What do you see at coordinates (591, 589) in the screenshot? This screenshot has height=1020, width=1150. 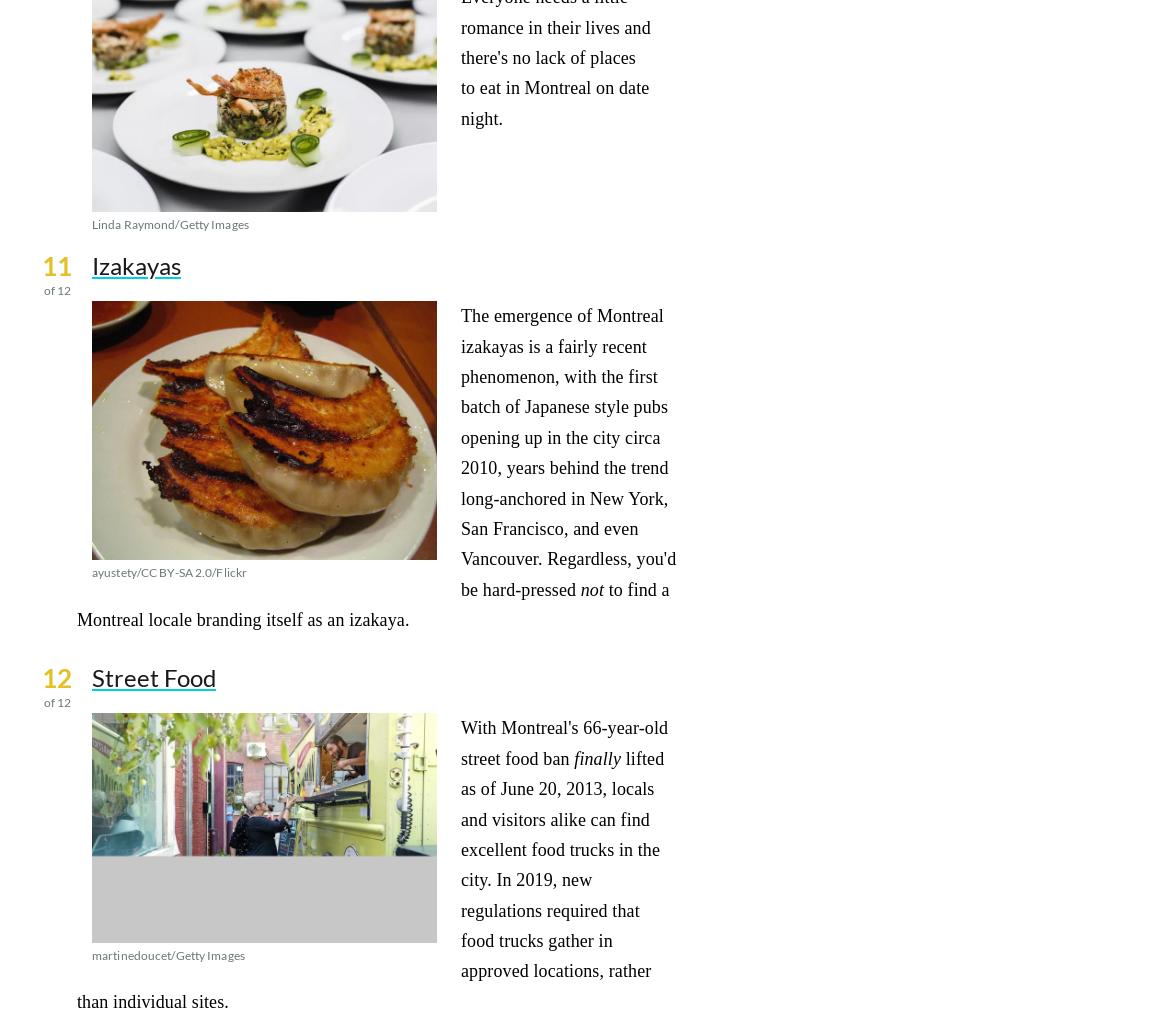 I see `'not'` at bounding box center [591, 589].